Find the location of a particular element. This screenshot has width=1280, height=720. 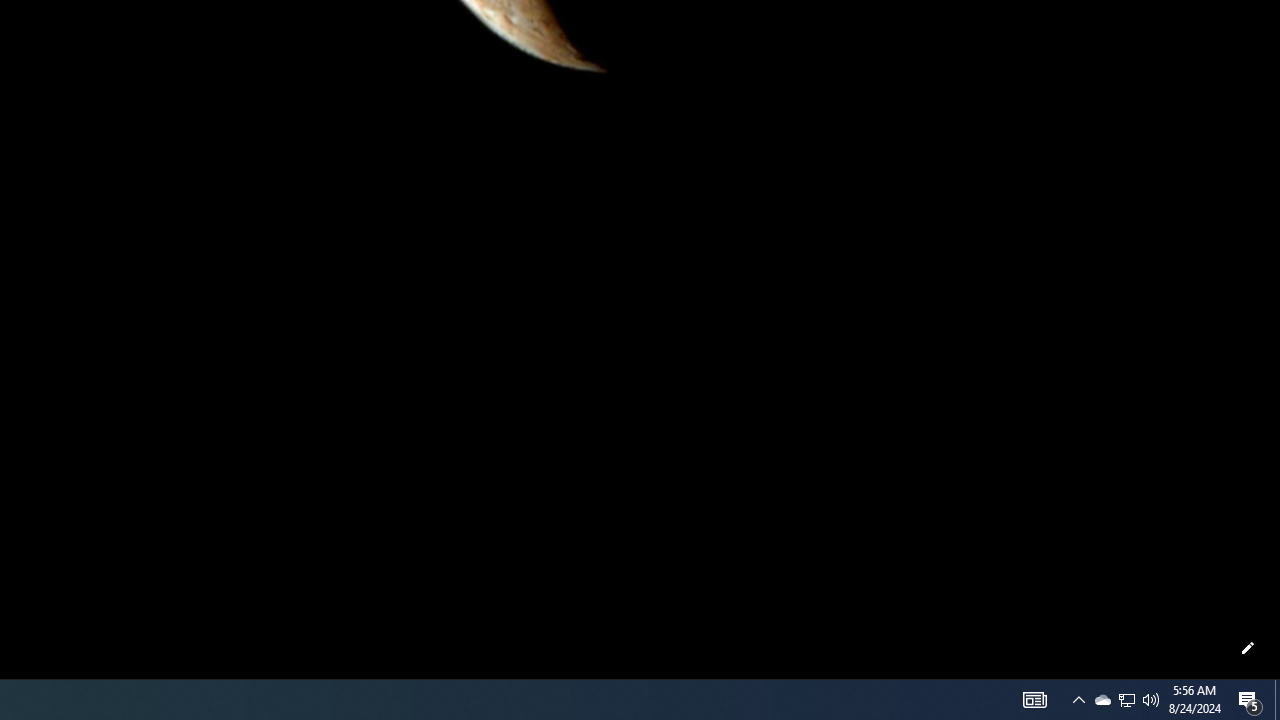

'Customize this page' is located at coordinates (1247, 648).